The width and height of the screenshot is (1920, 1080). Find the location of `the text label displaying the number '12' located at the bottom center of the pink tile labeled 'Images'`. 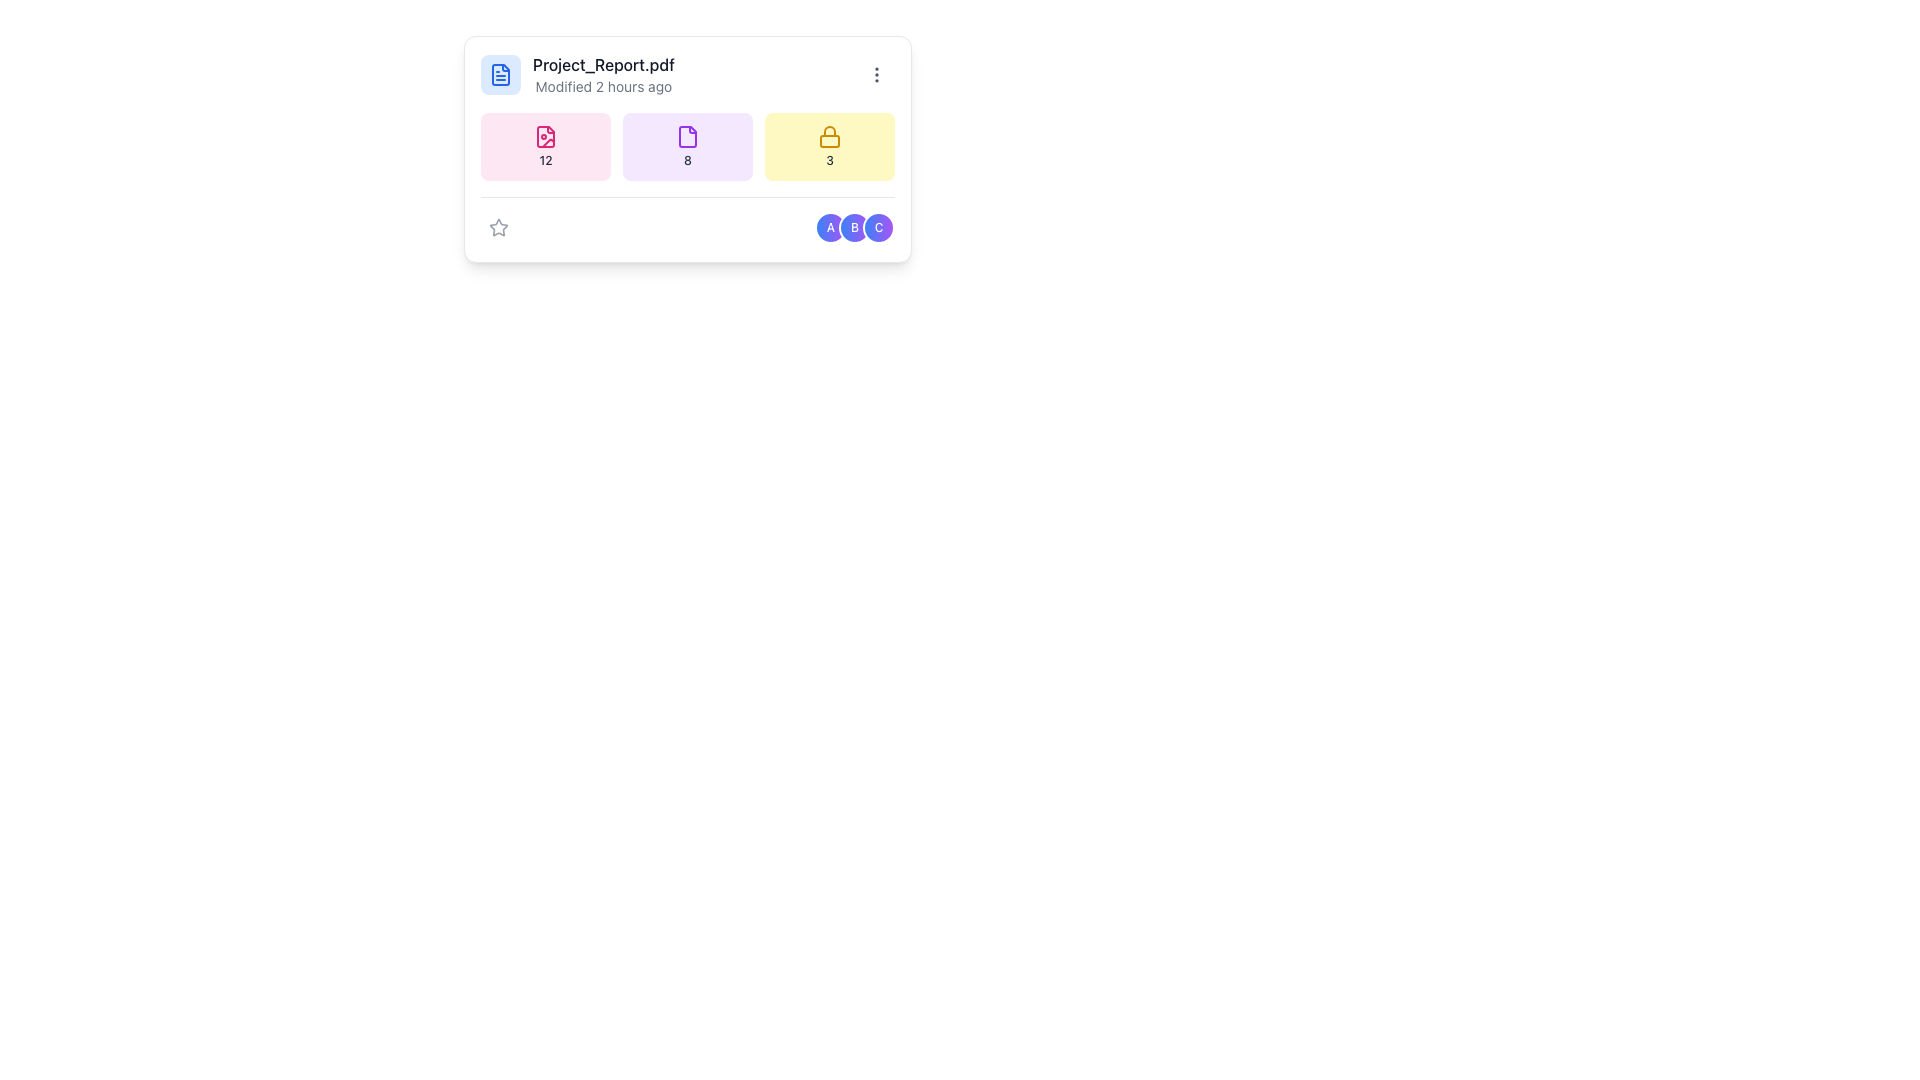

the text label displaying the number '12' located at the bottom center of the pink tile labeled 'Images' is located at coordinates (546, 160).